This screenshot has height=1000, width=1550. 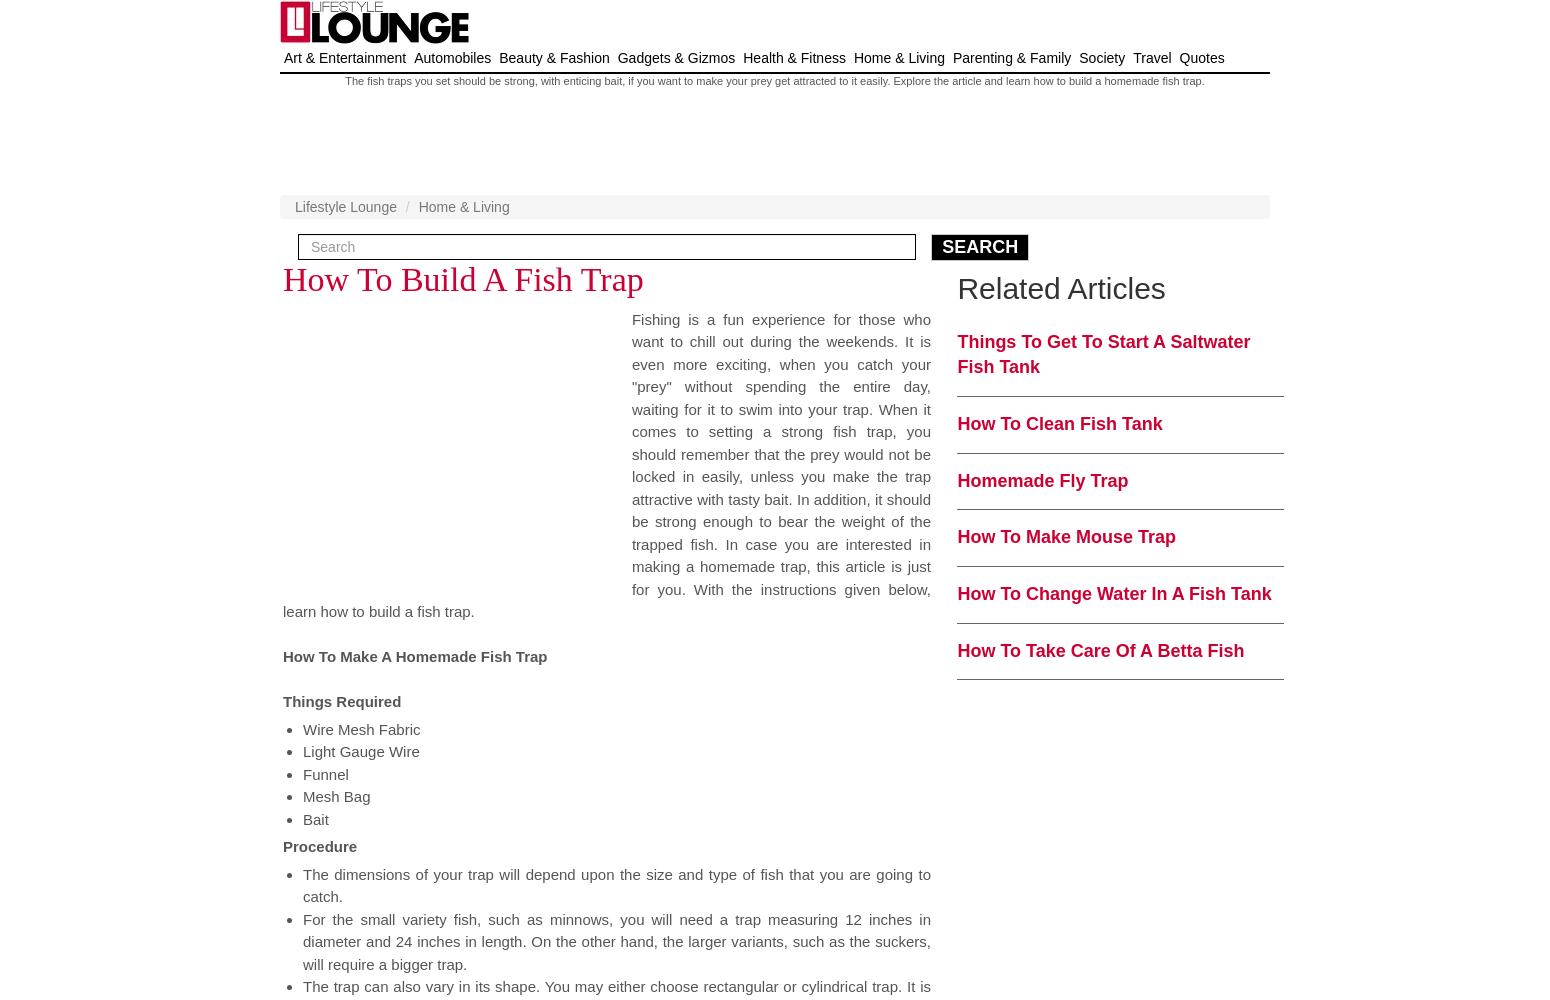 I want to click on 'Parenting & Family', so click(x=1011, y=58).